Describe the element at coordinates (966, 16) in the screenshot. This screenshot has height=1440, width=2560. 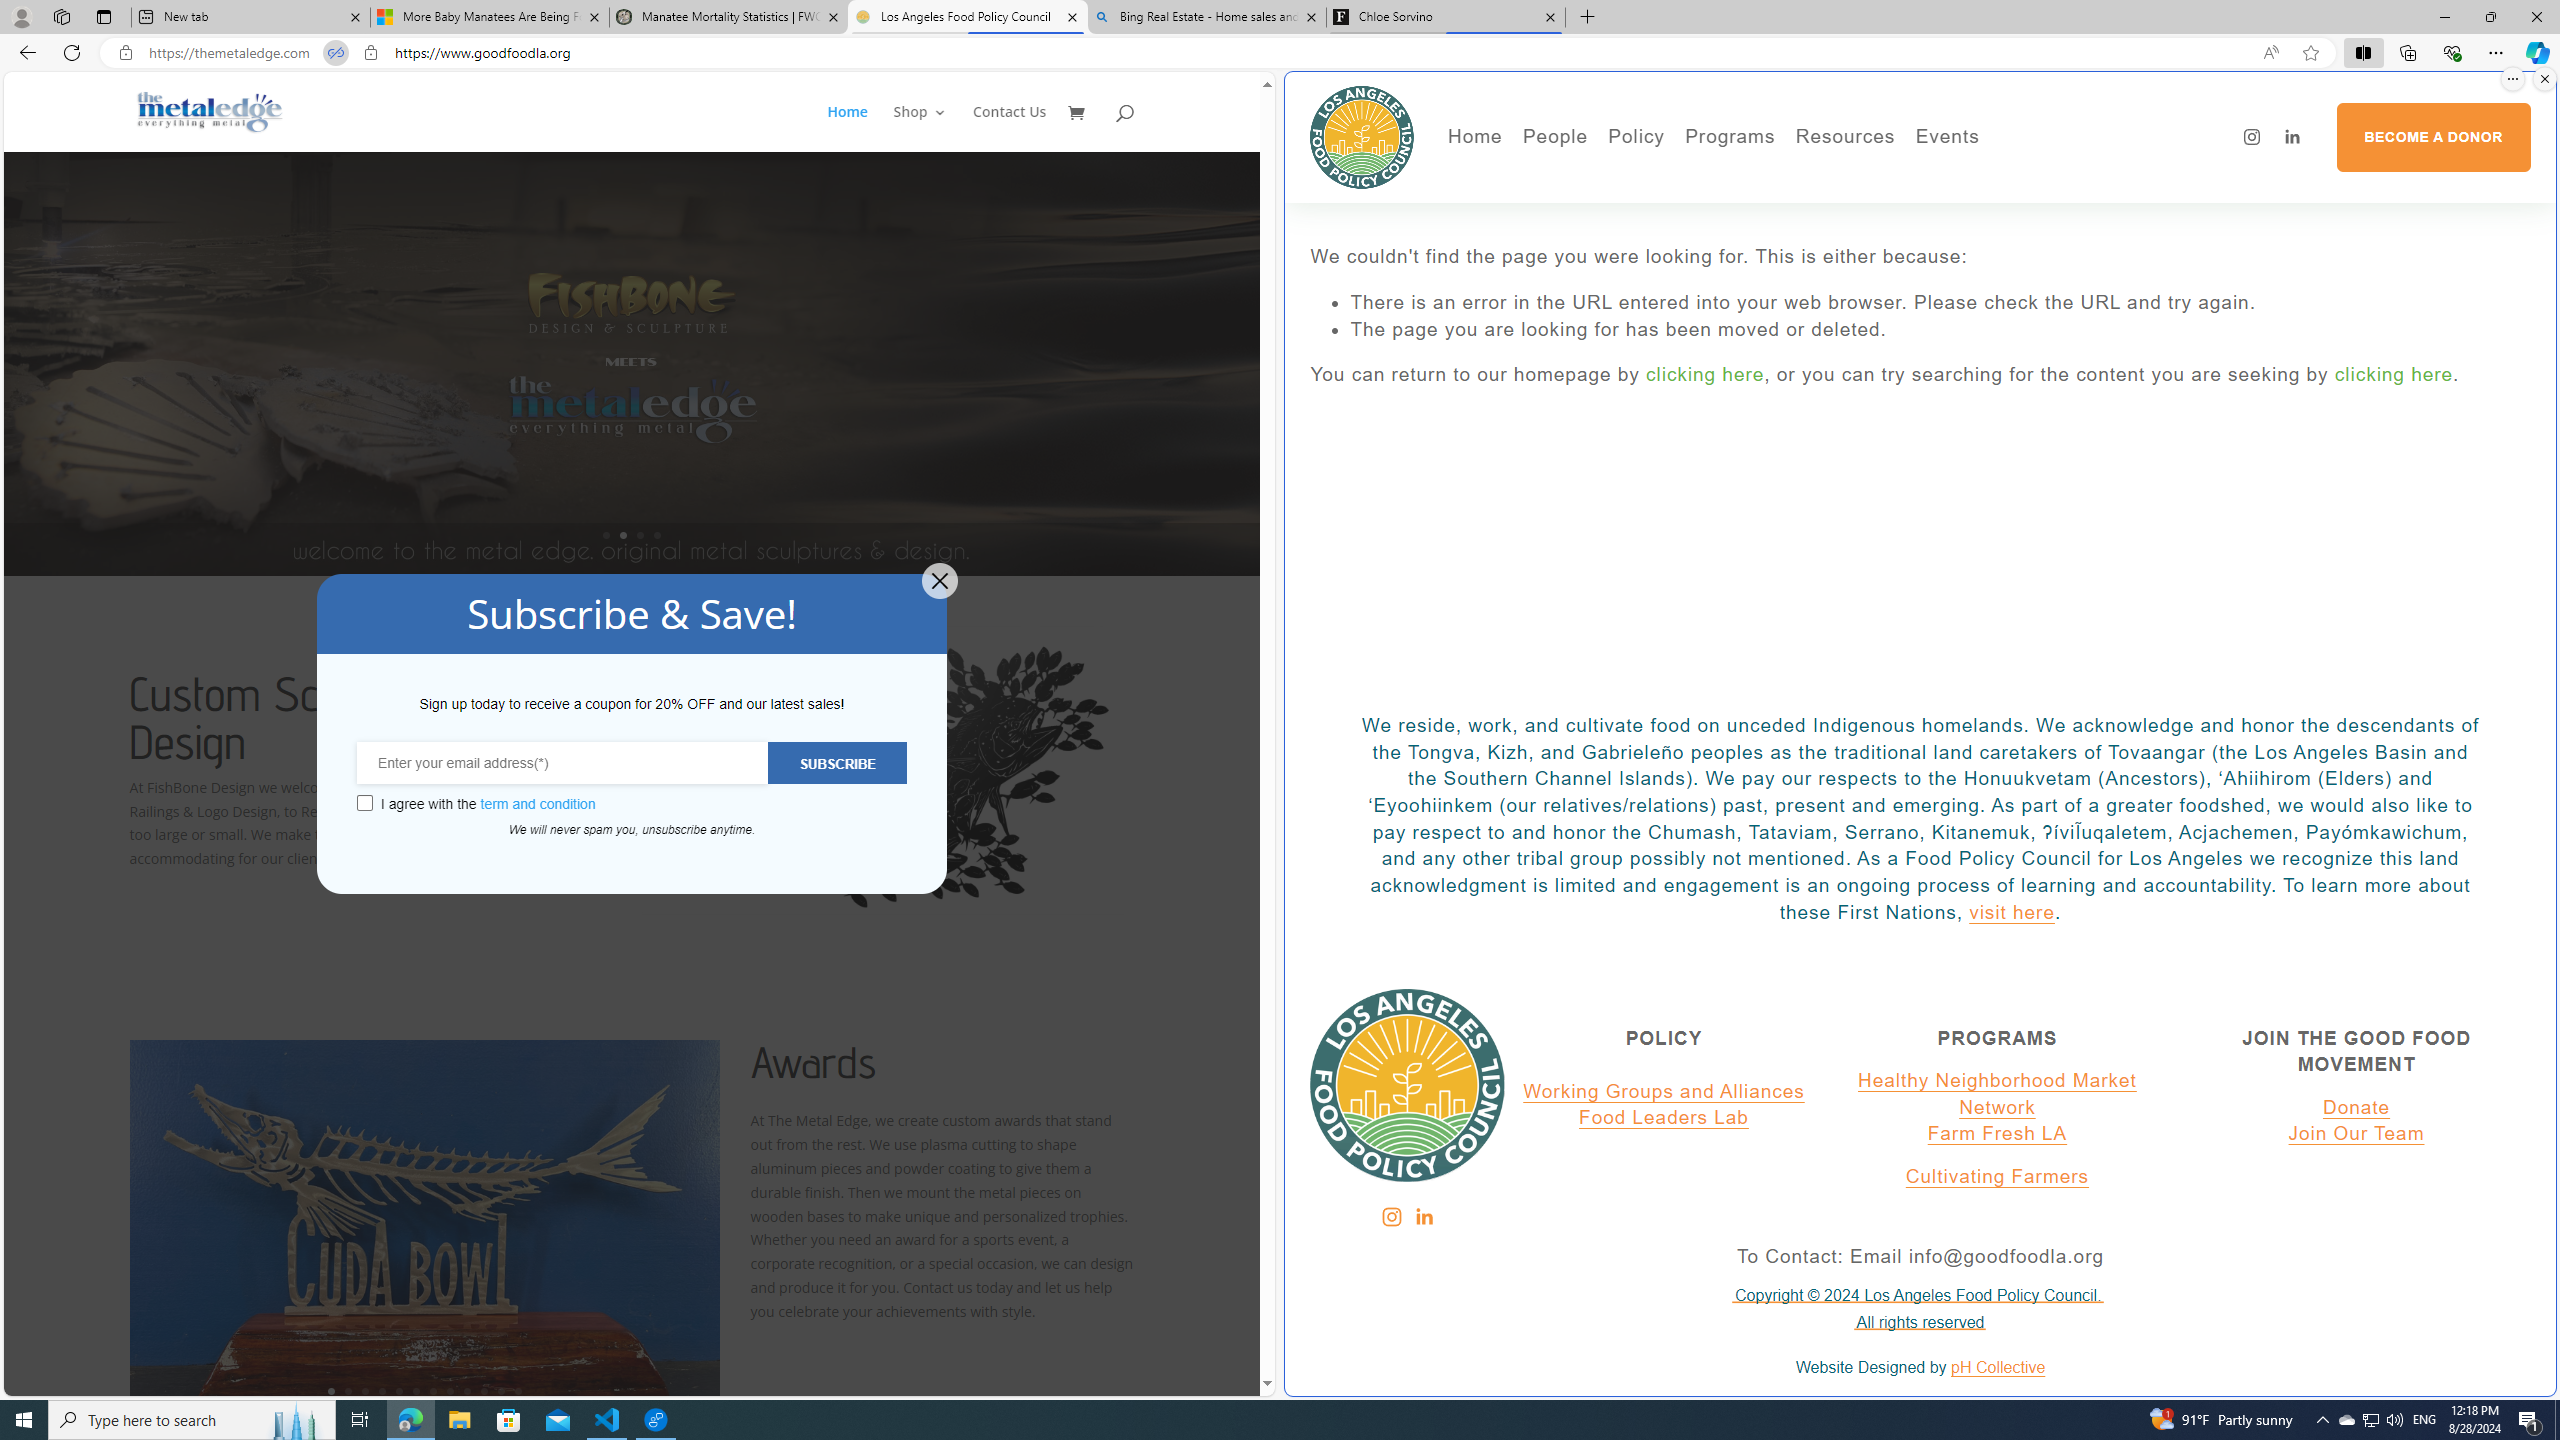
I see `'Los Angeles Food Policy Council'` at that location.